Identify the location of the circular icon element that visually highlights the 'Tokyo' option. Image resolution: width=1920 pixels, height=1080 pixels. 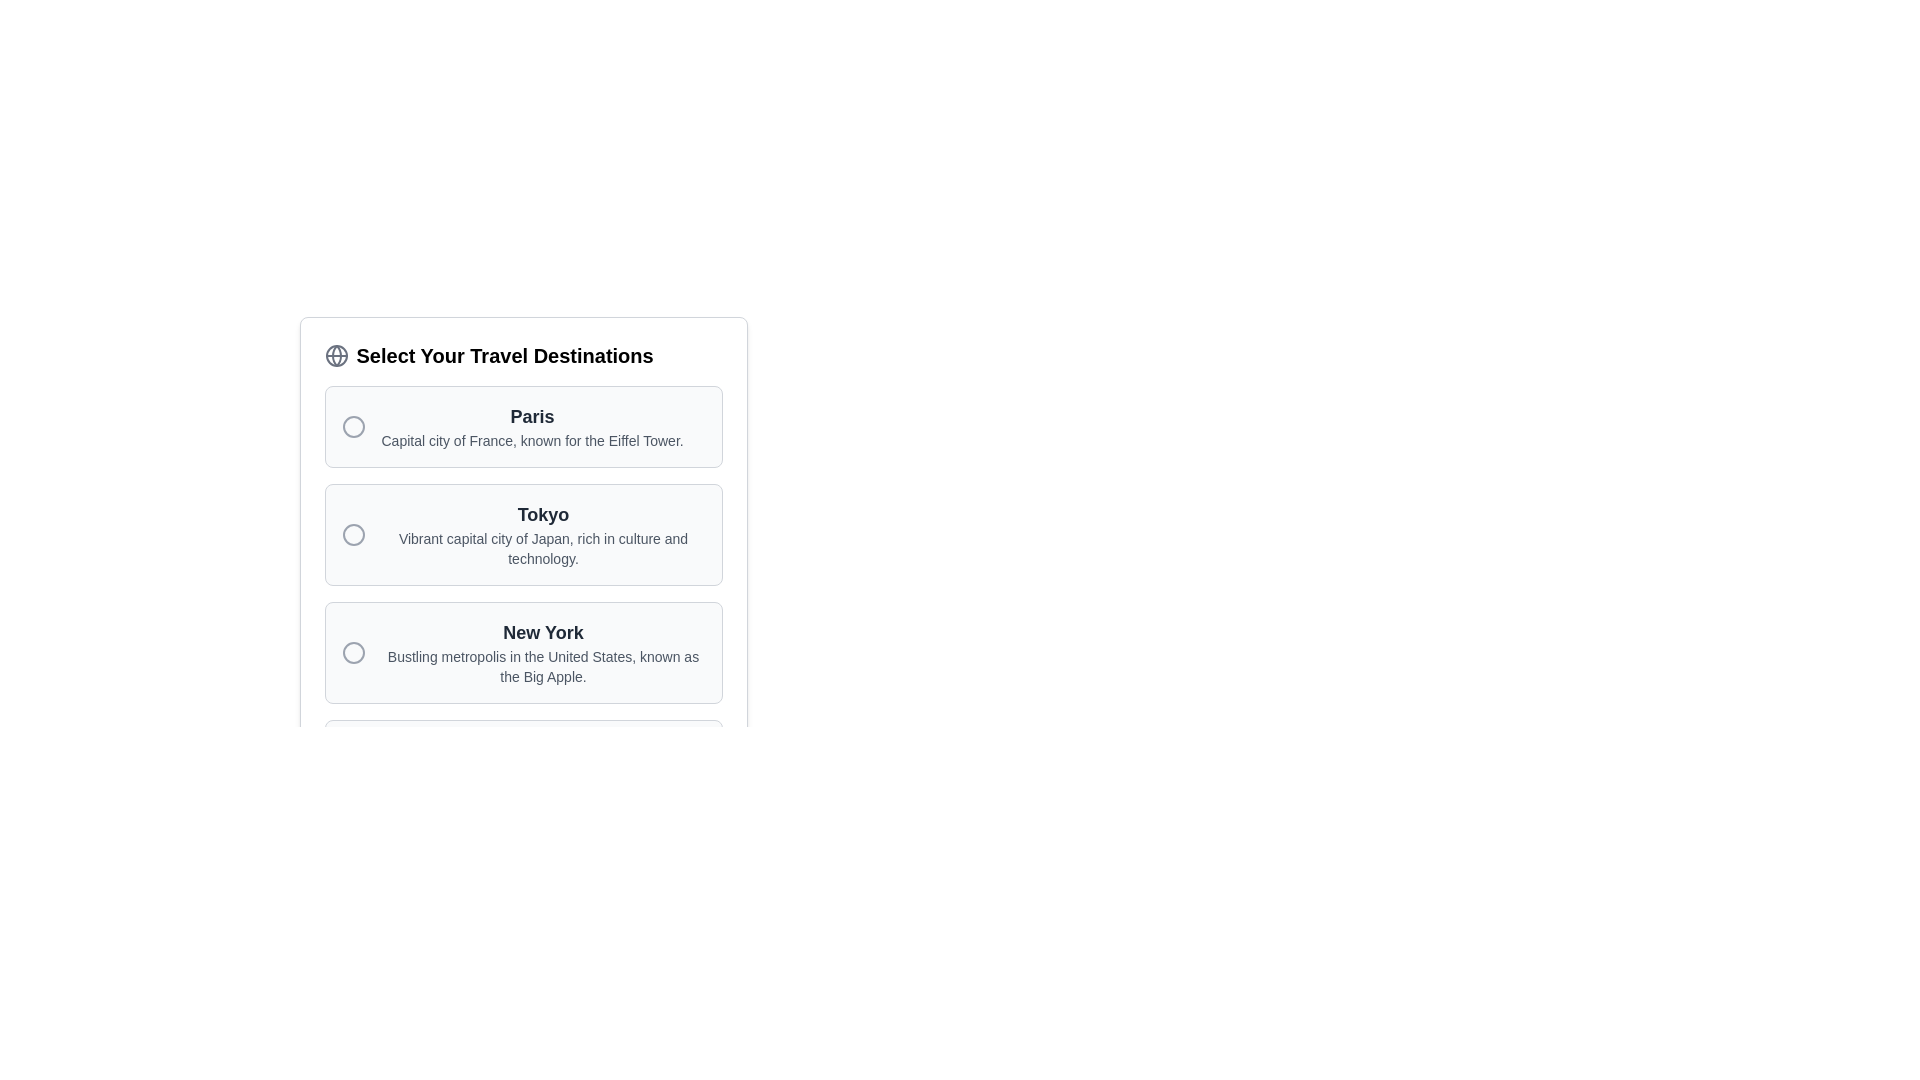
(353, 534).